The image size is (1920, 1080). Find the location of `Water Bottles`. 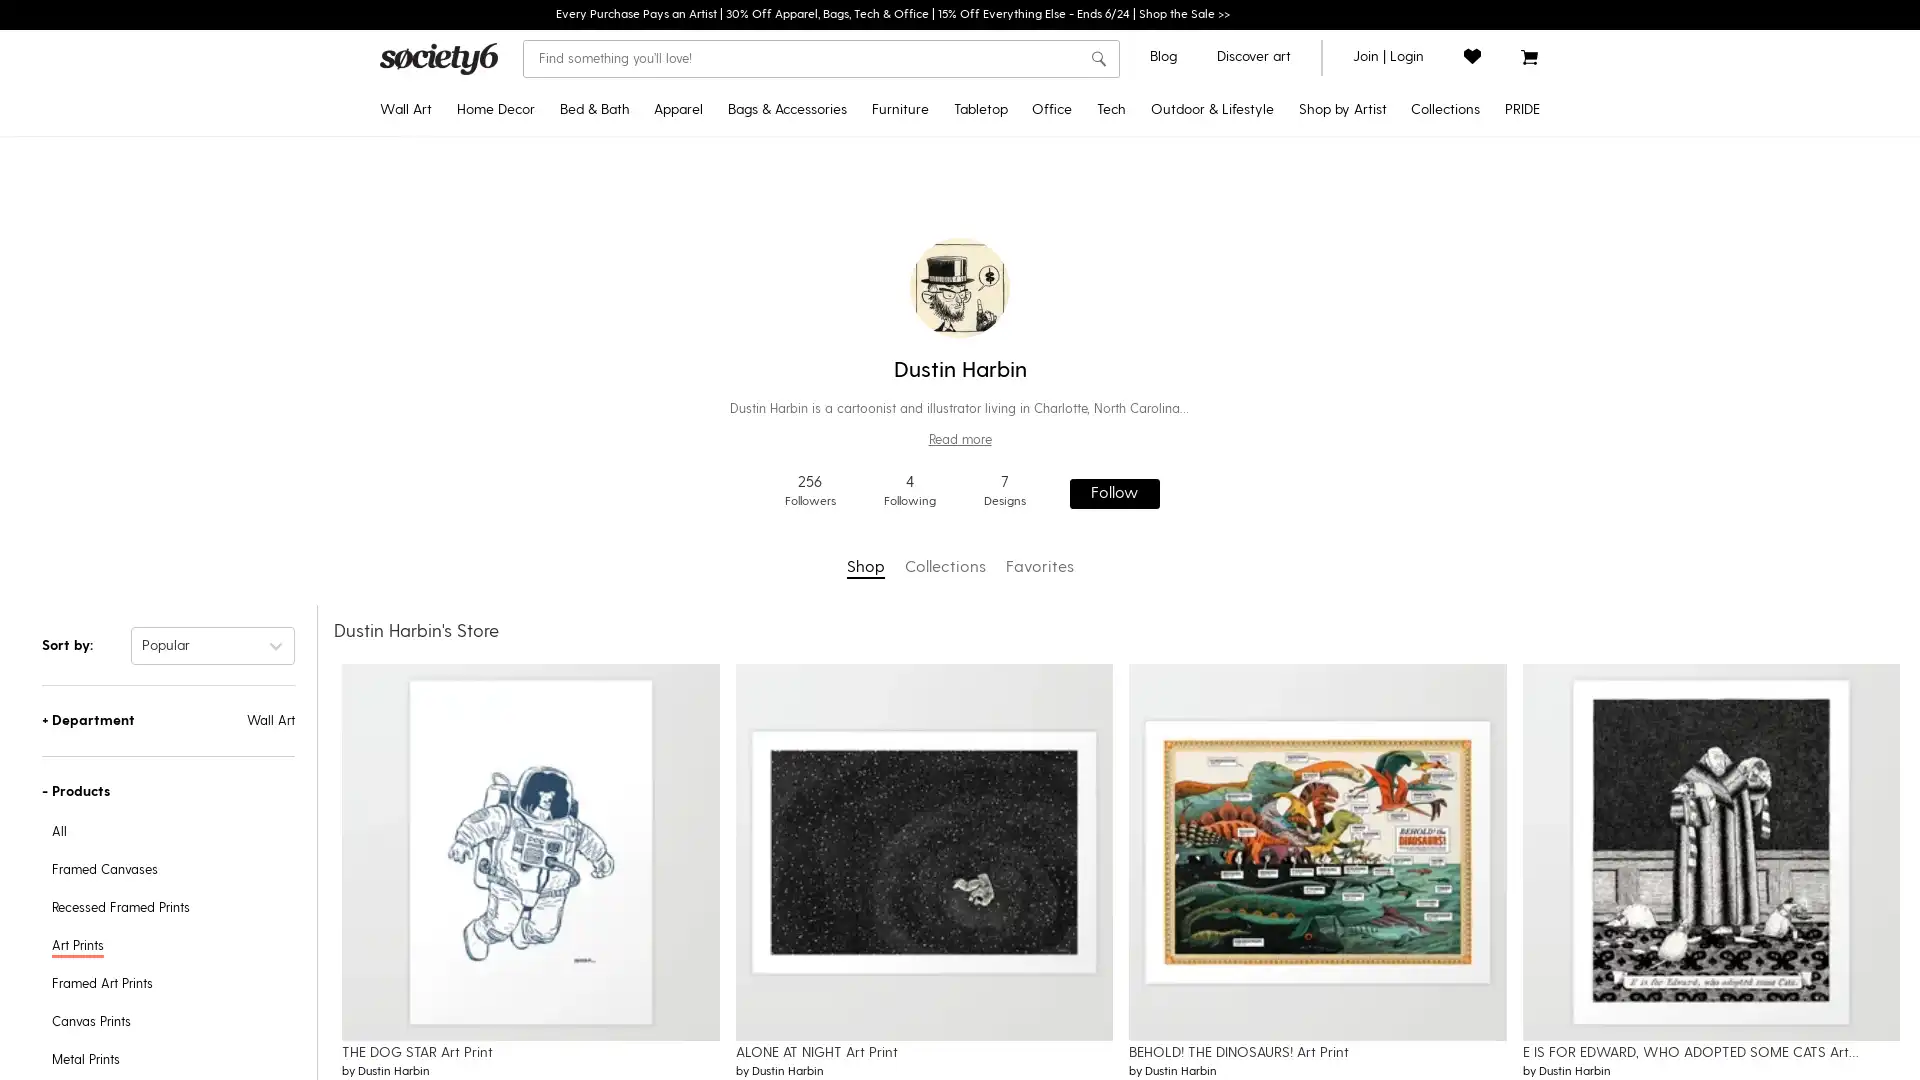

Water Bottles is located at coordinates (1017, 353).